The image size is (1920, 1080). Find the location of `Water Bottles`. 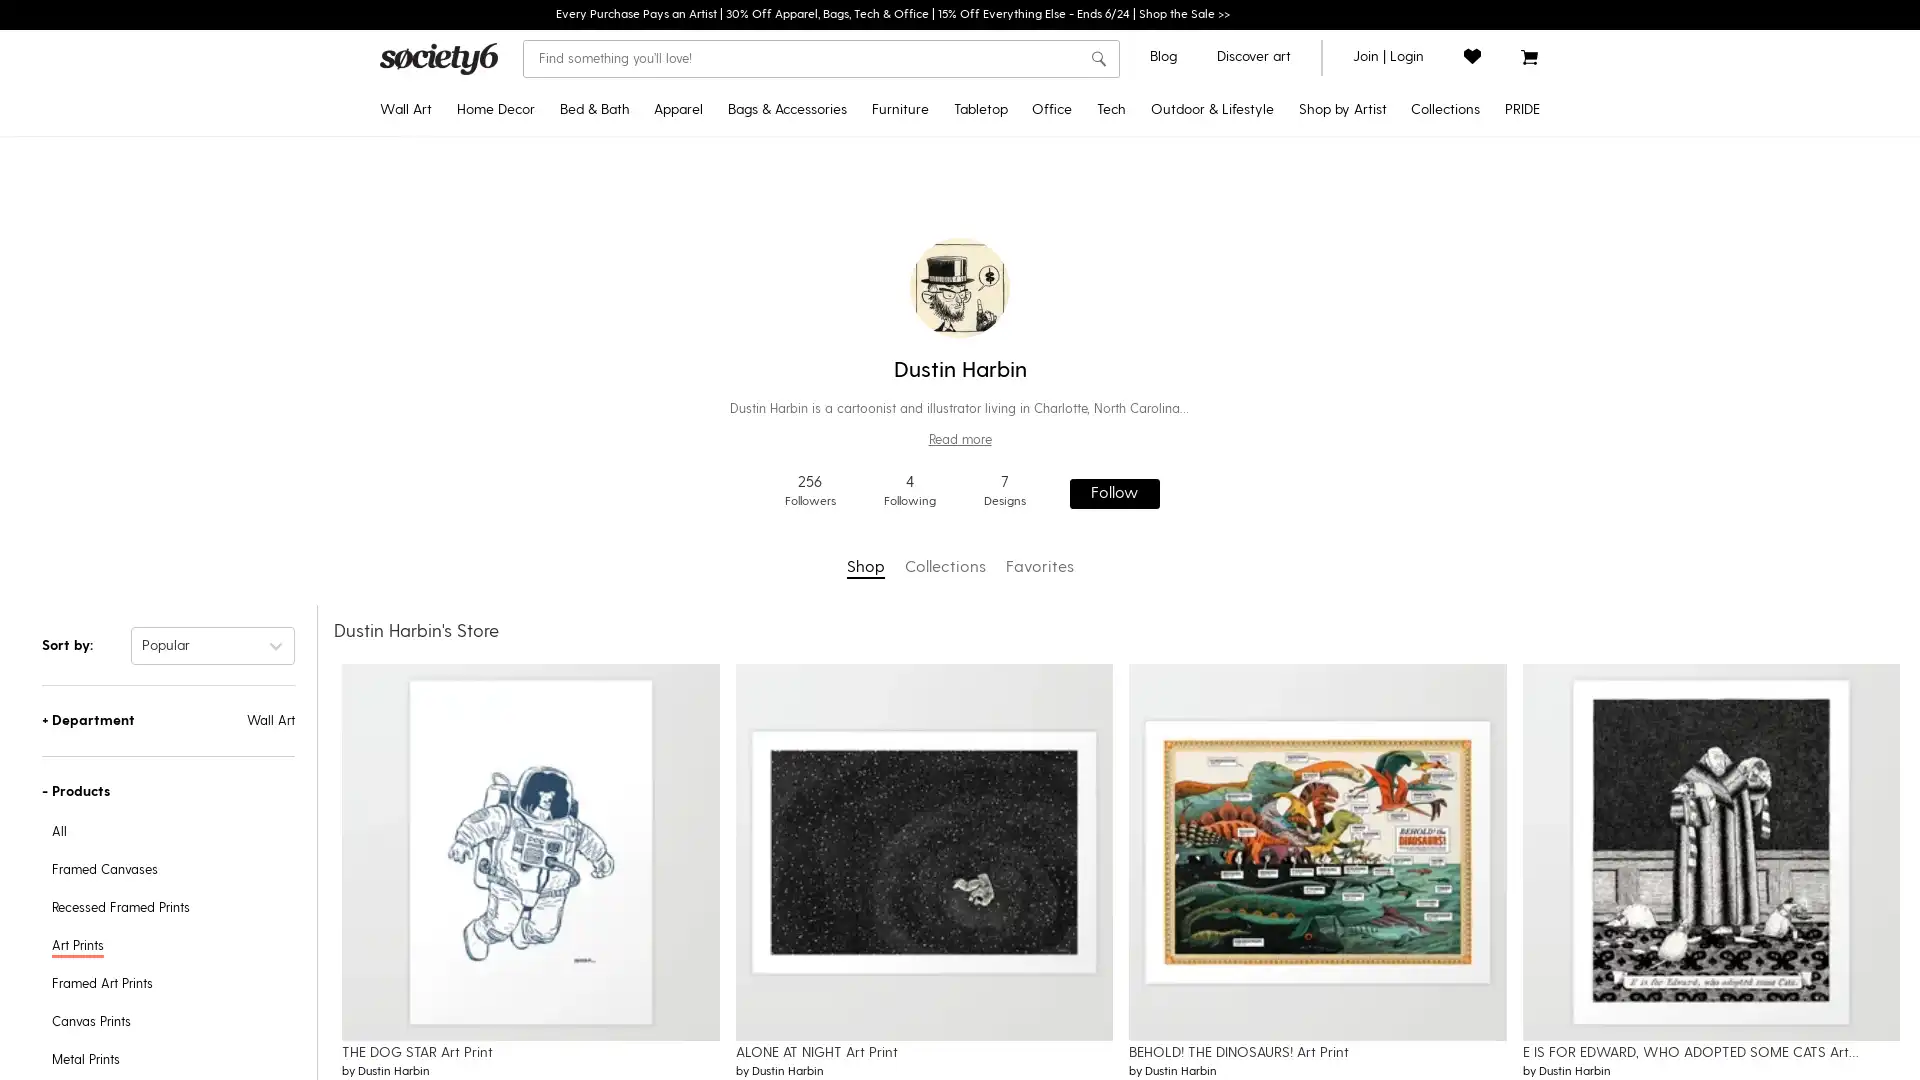

Water Bottles is located at coordinates (1017, 353).